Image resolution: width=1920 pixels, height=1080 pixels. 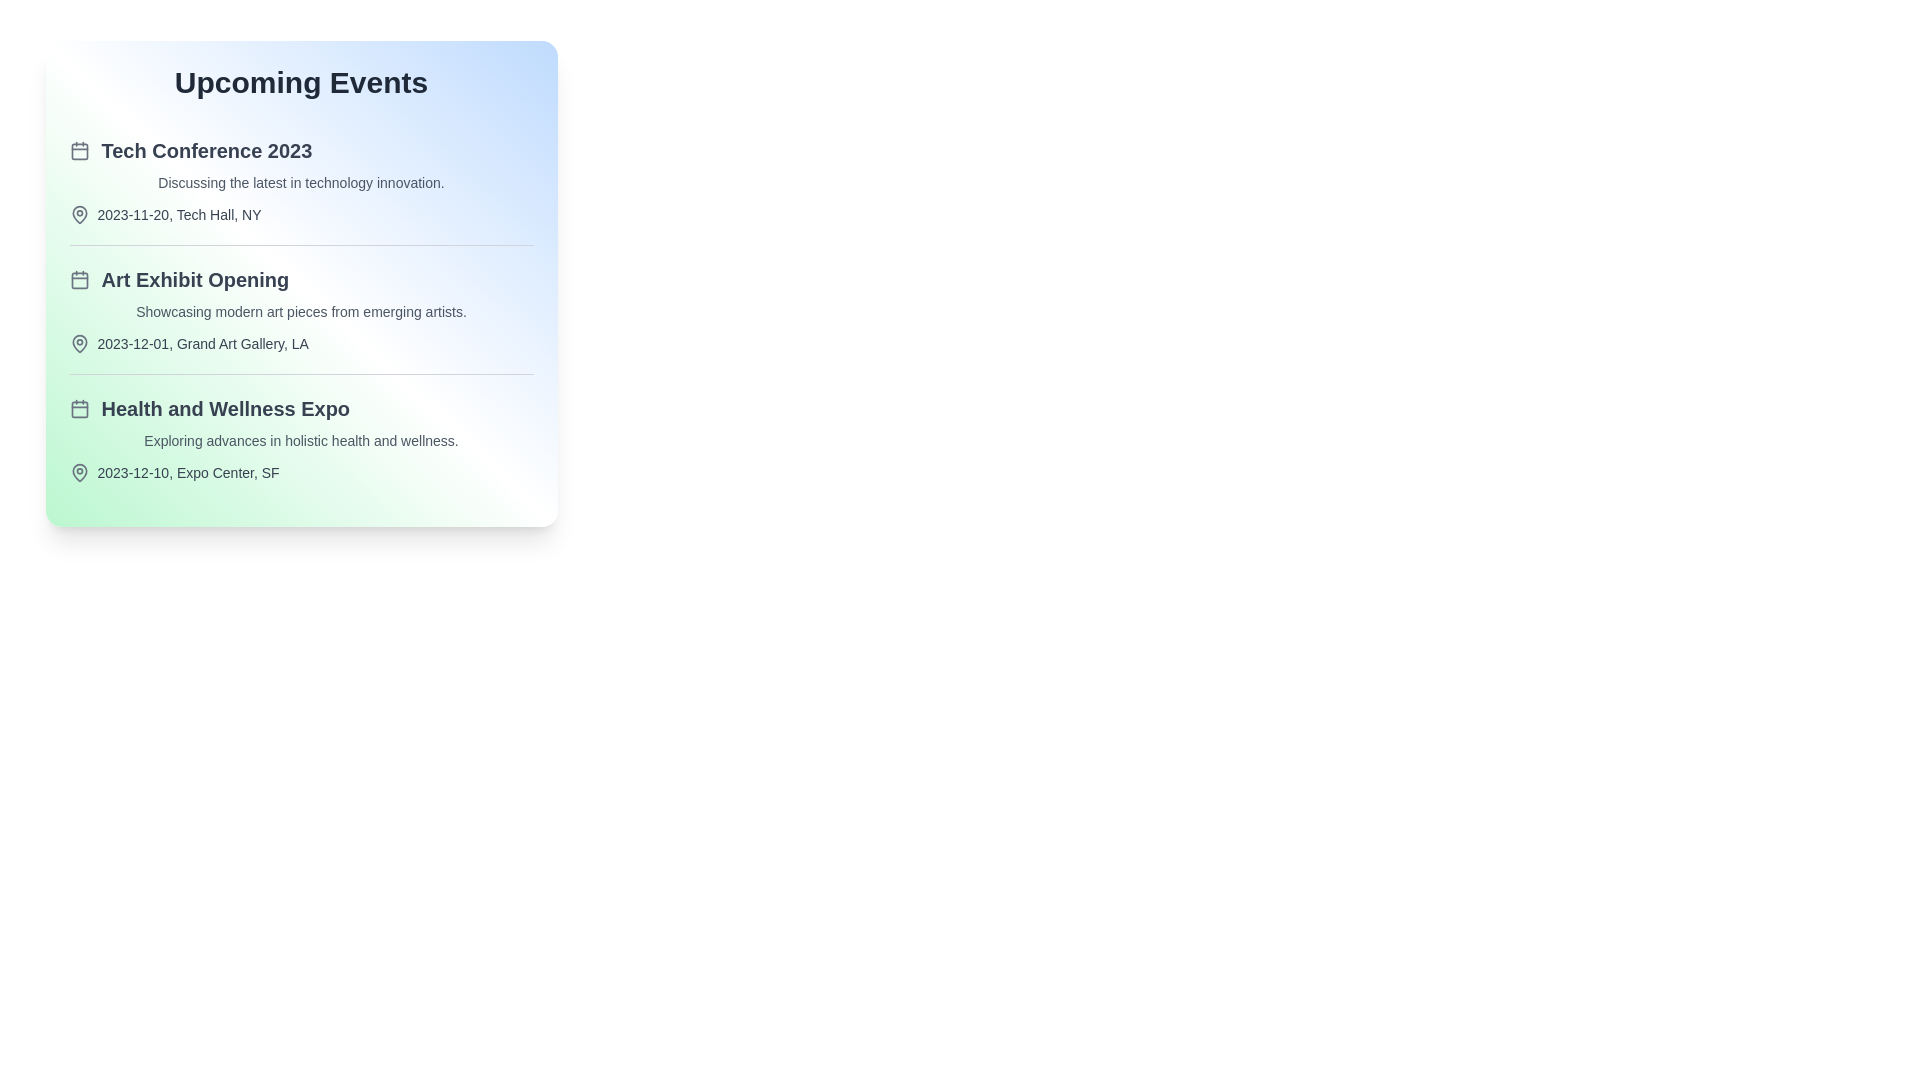 What do you see at coordinates (79, 149) in the screenshot?
I see `the calendar icon for the Tech Conference 2023 event` at bounding box center [79, 149].